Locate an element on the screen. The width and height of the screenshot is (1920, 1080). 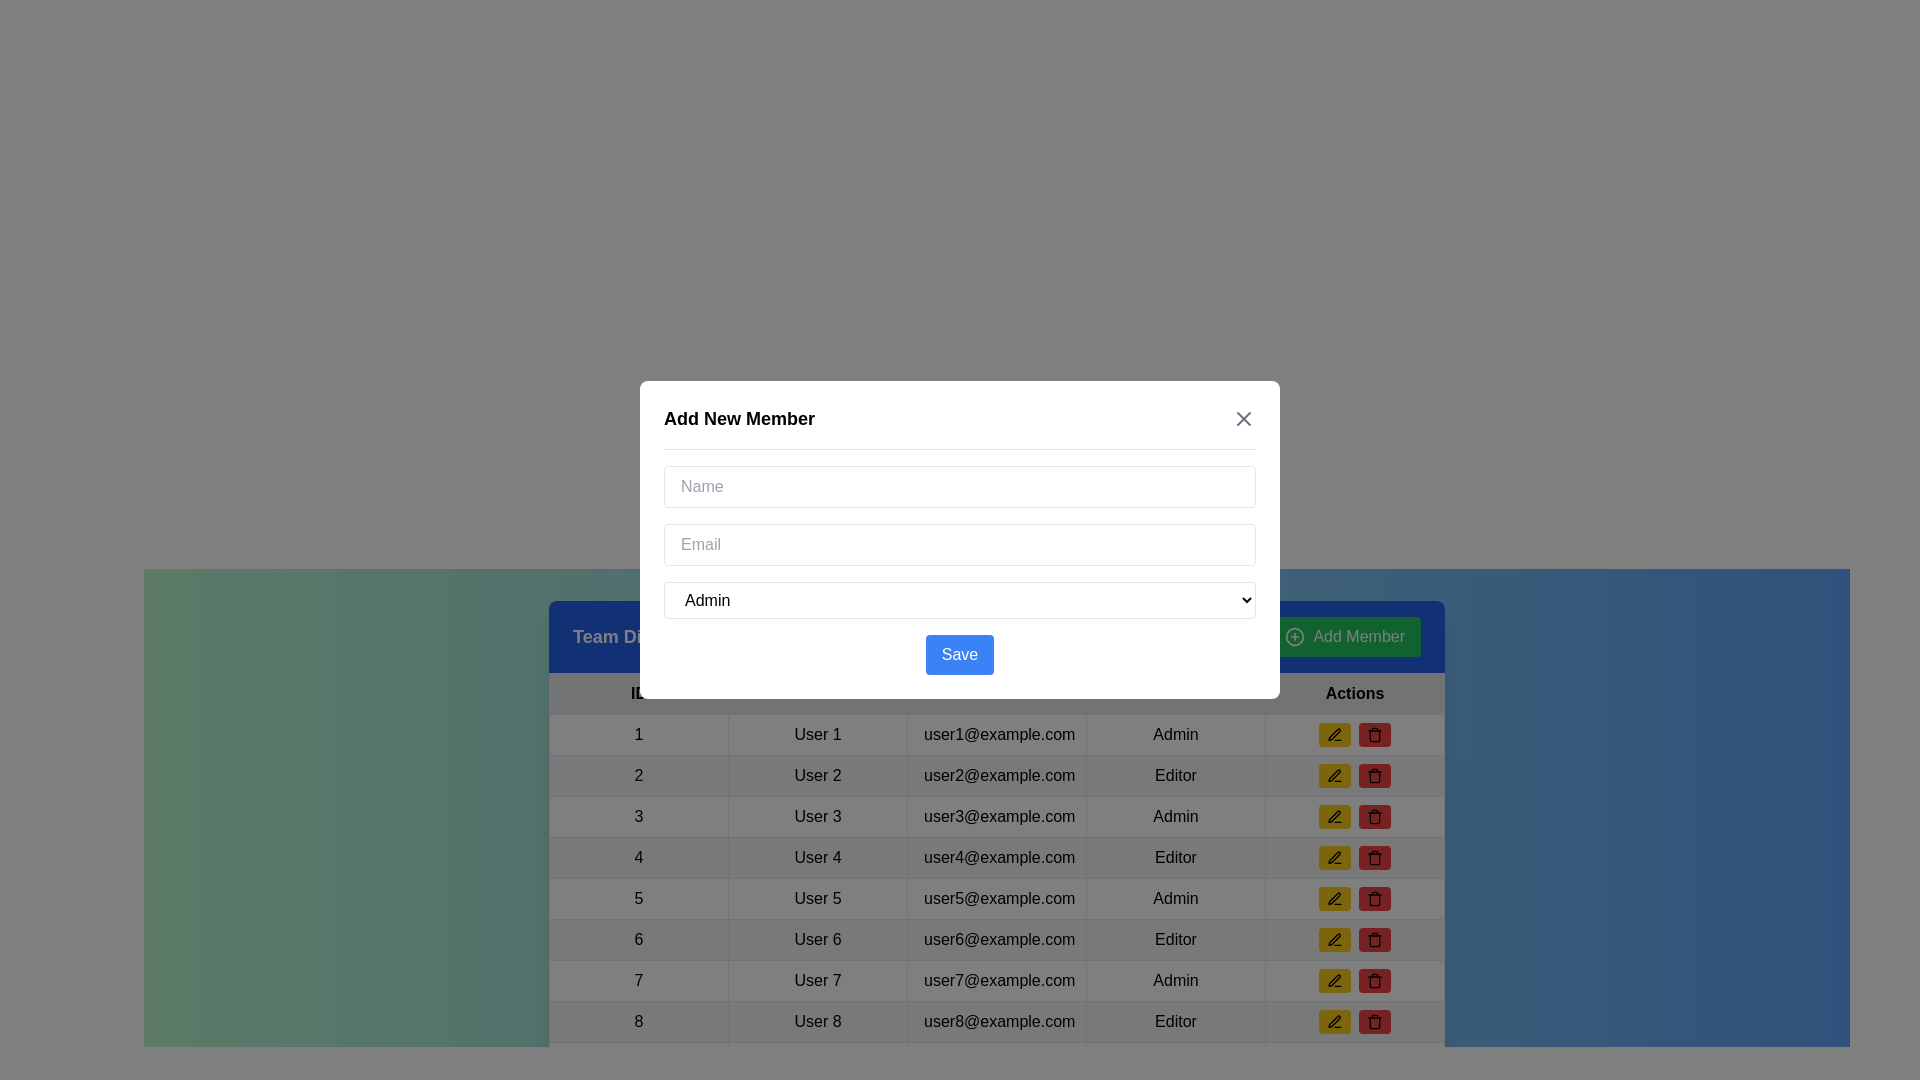
the Trash Icon, which is a minimalistic black trash bin icon located within a red button in the 'Actions' column of the data table is located at coordinates (1373, 735).